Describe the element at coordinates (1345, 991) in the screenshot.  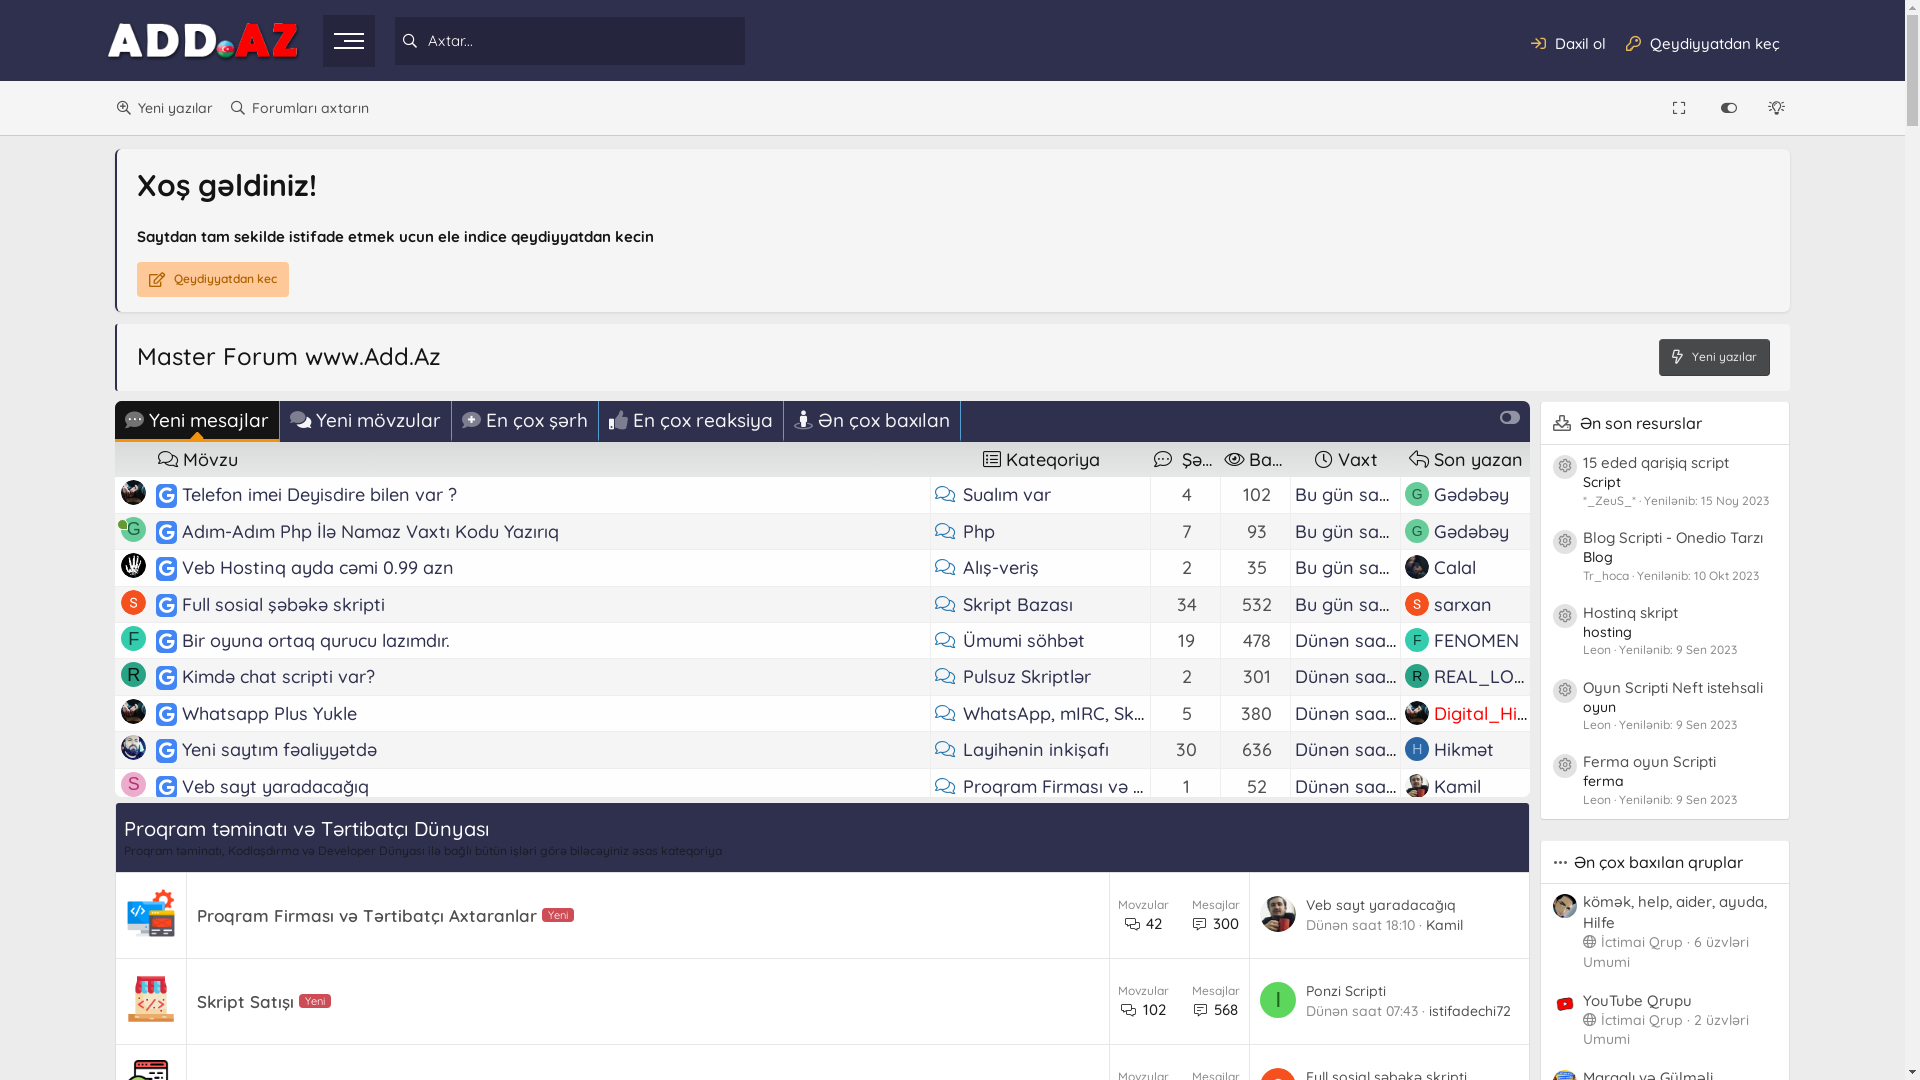
I see `'Ponzi Scripti'` at that location.